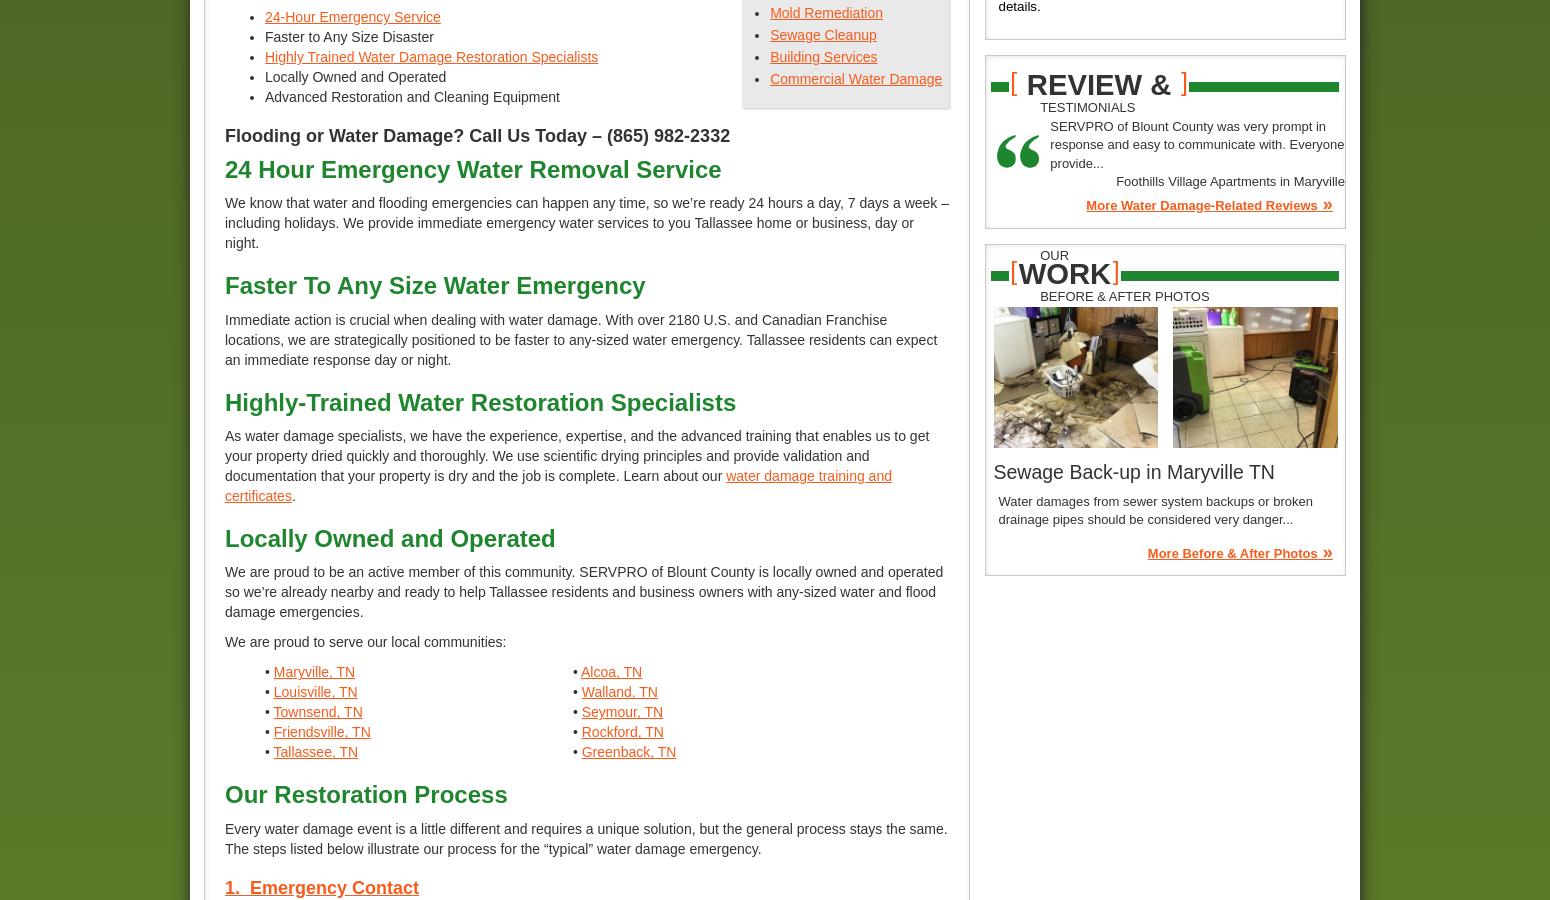  Describe the element at coordinates (416, 135) in the screenshot. I see `'Flooding or Water Damage? Call Us Today –'` at that location.